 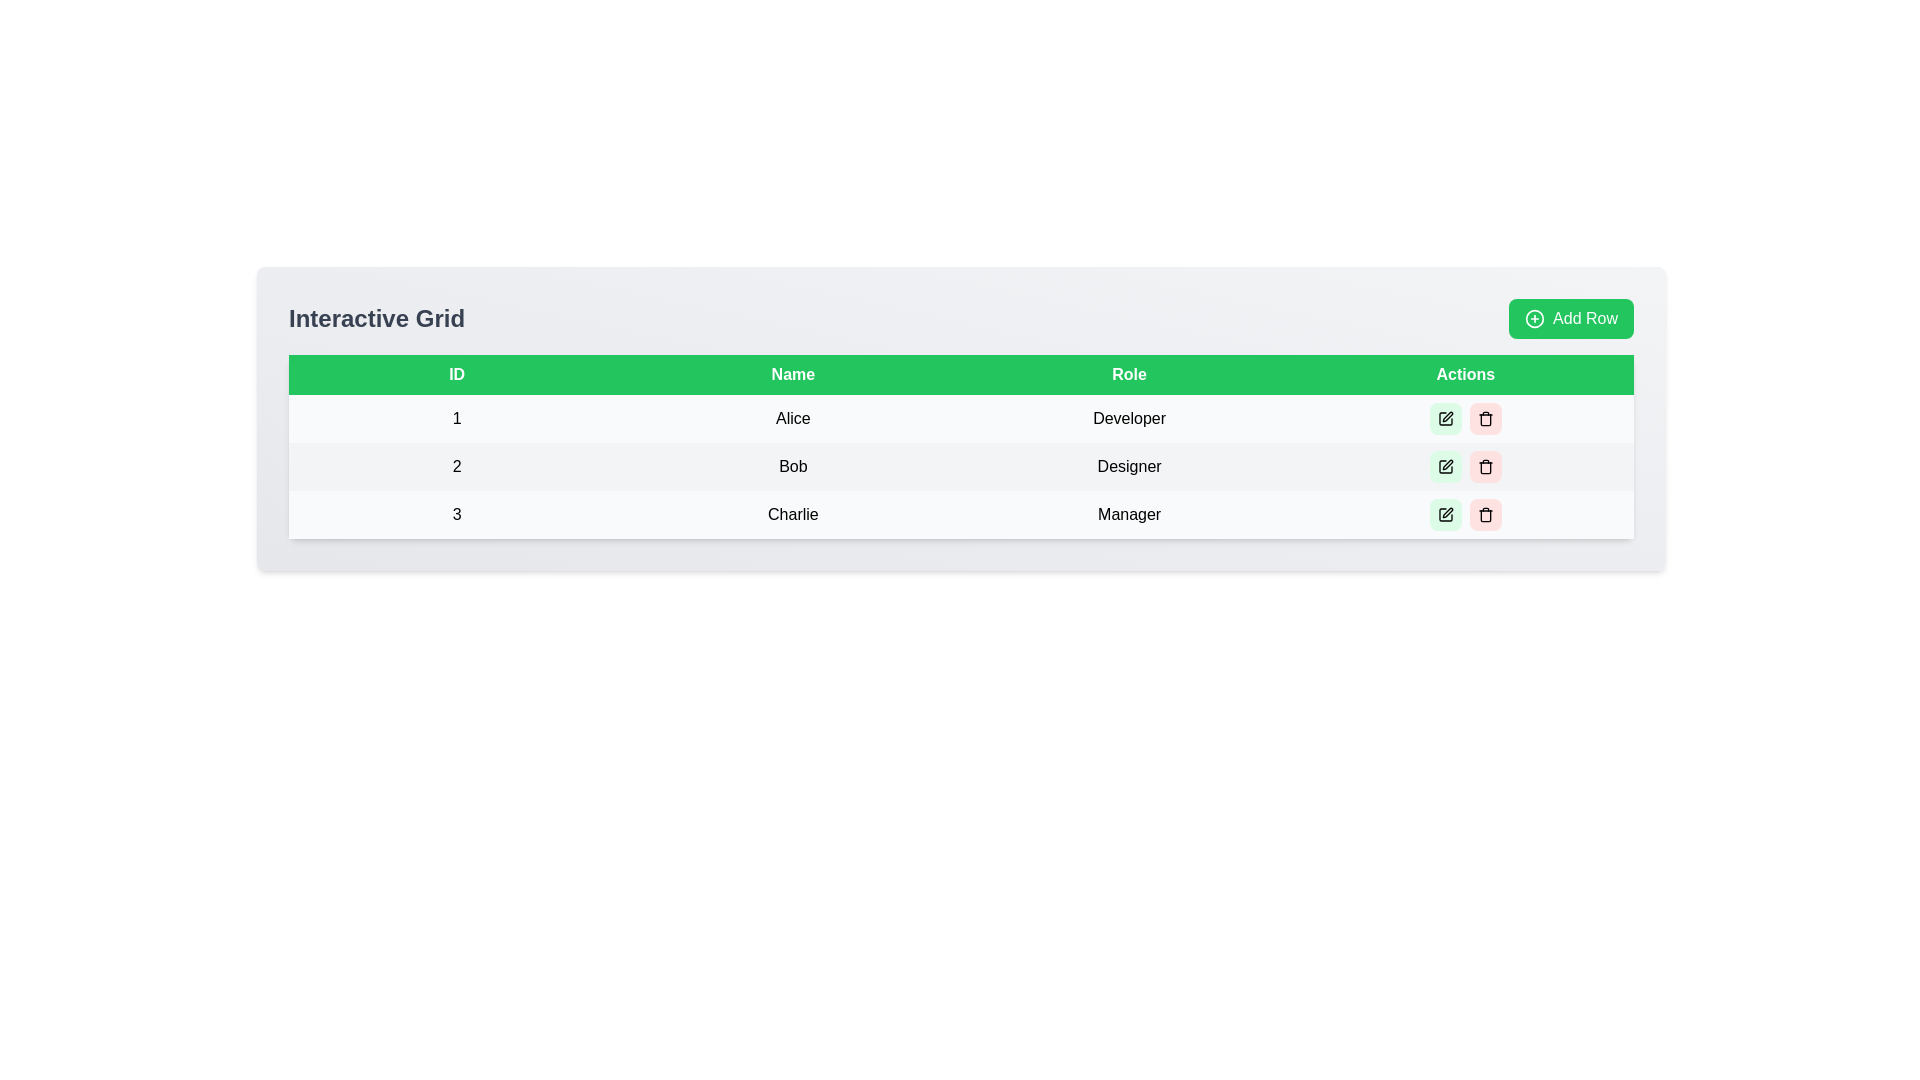 I want to click on the edit button with a pen icon on a green background located in the Action pane for the entry with ID '1', name 'Alice', and role 'Developer', so click(x=1465, y=418).